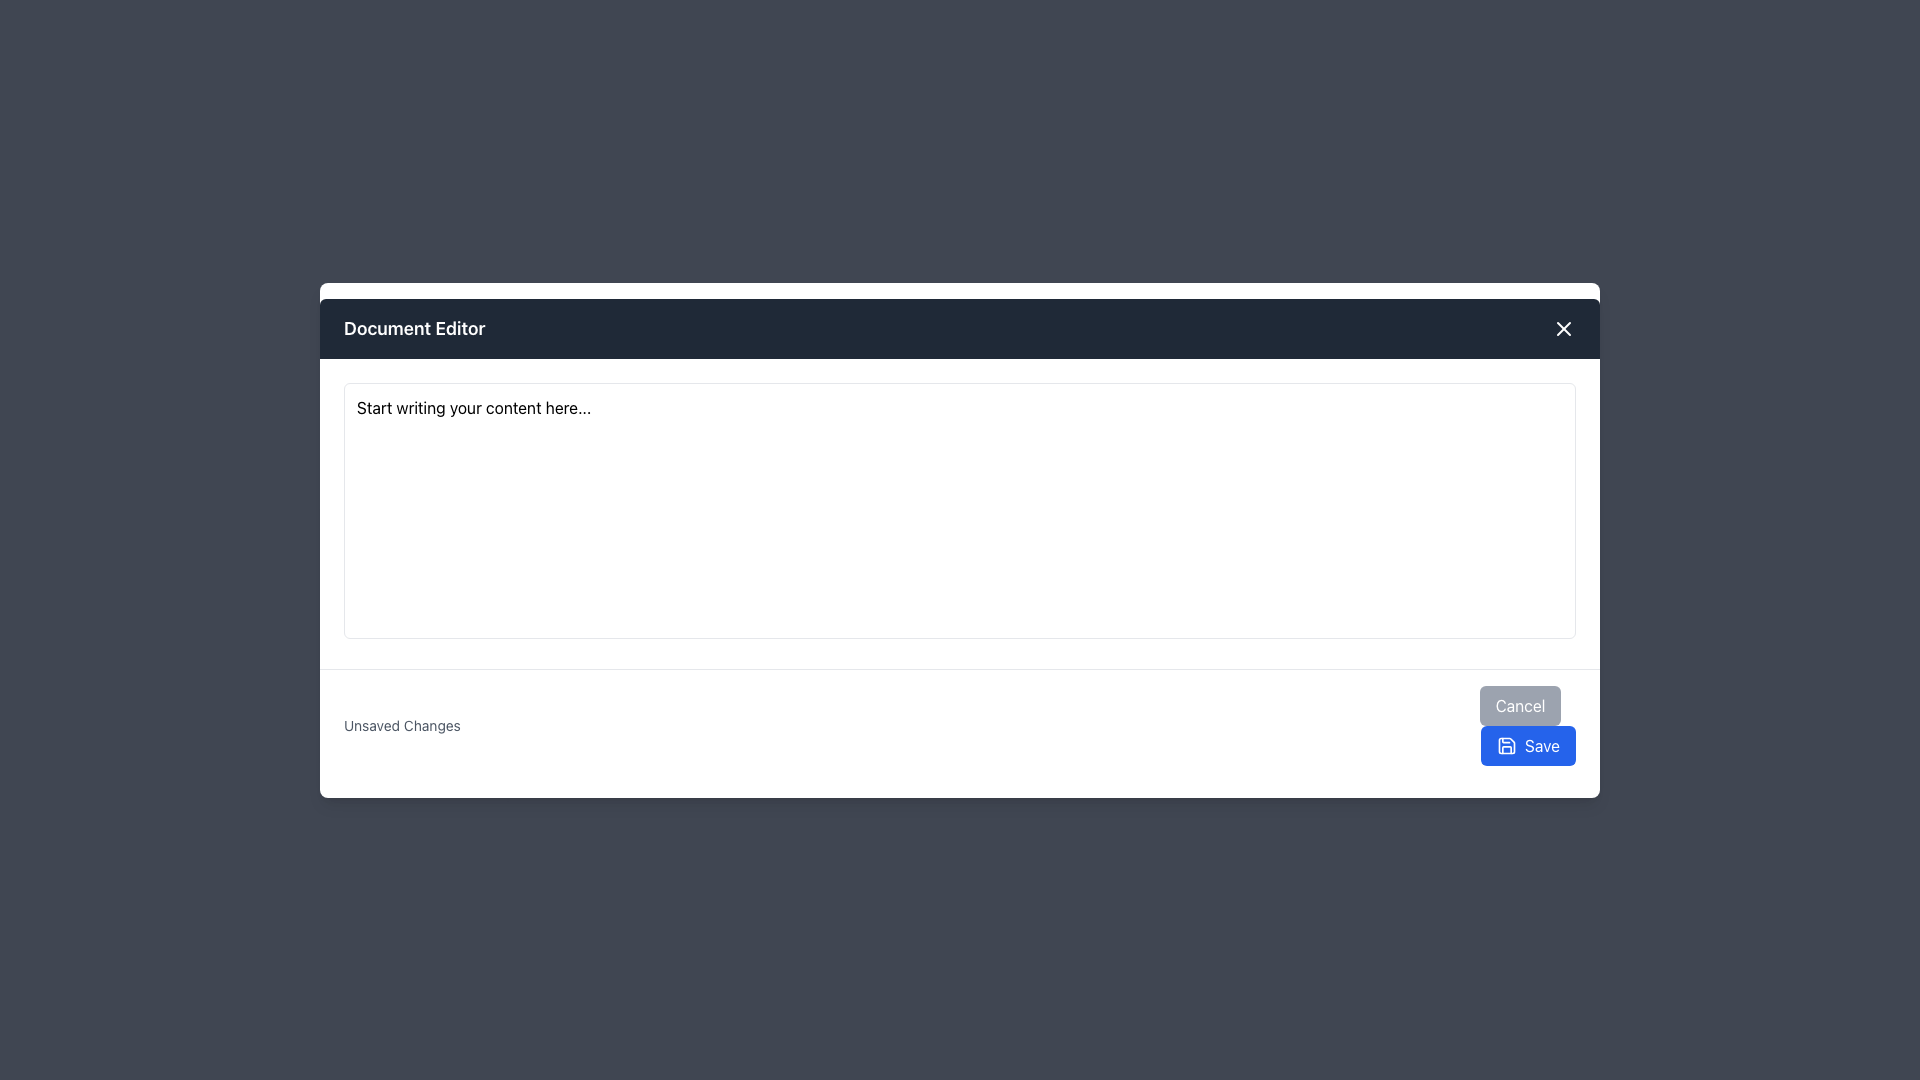 This screenshot has height=1080, width=1920. I want to click on the close button located at the top-right corner of the modal window's header, so click(1563, 327).